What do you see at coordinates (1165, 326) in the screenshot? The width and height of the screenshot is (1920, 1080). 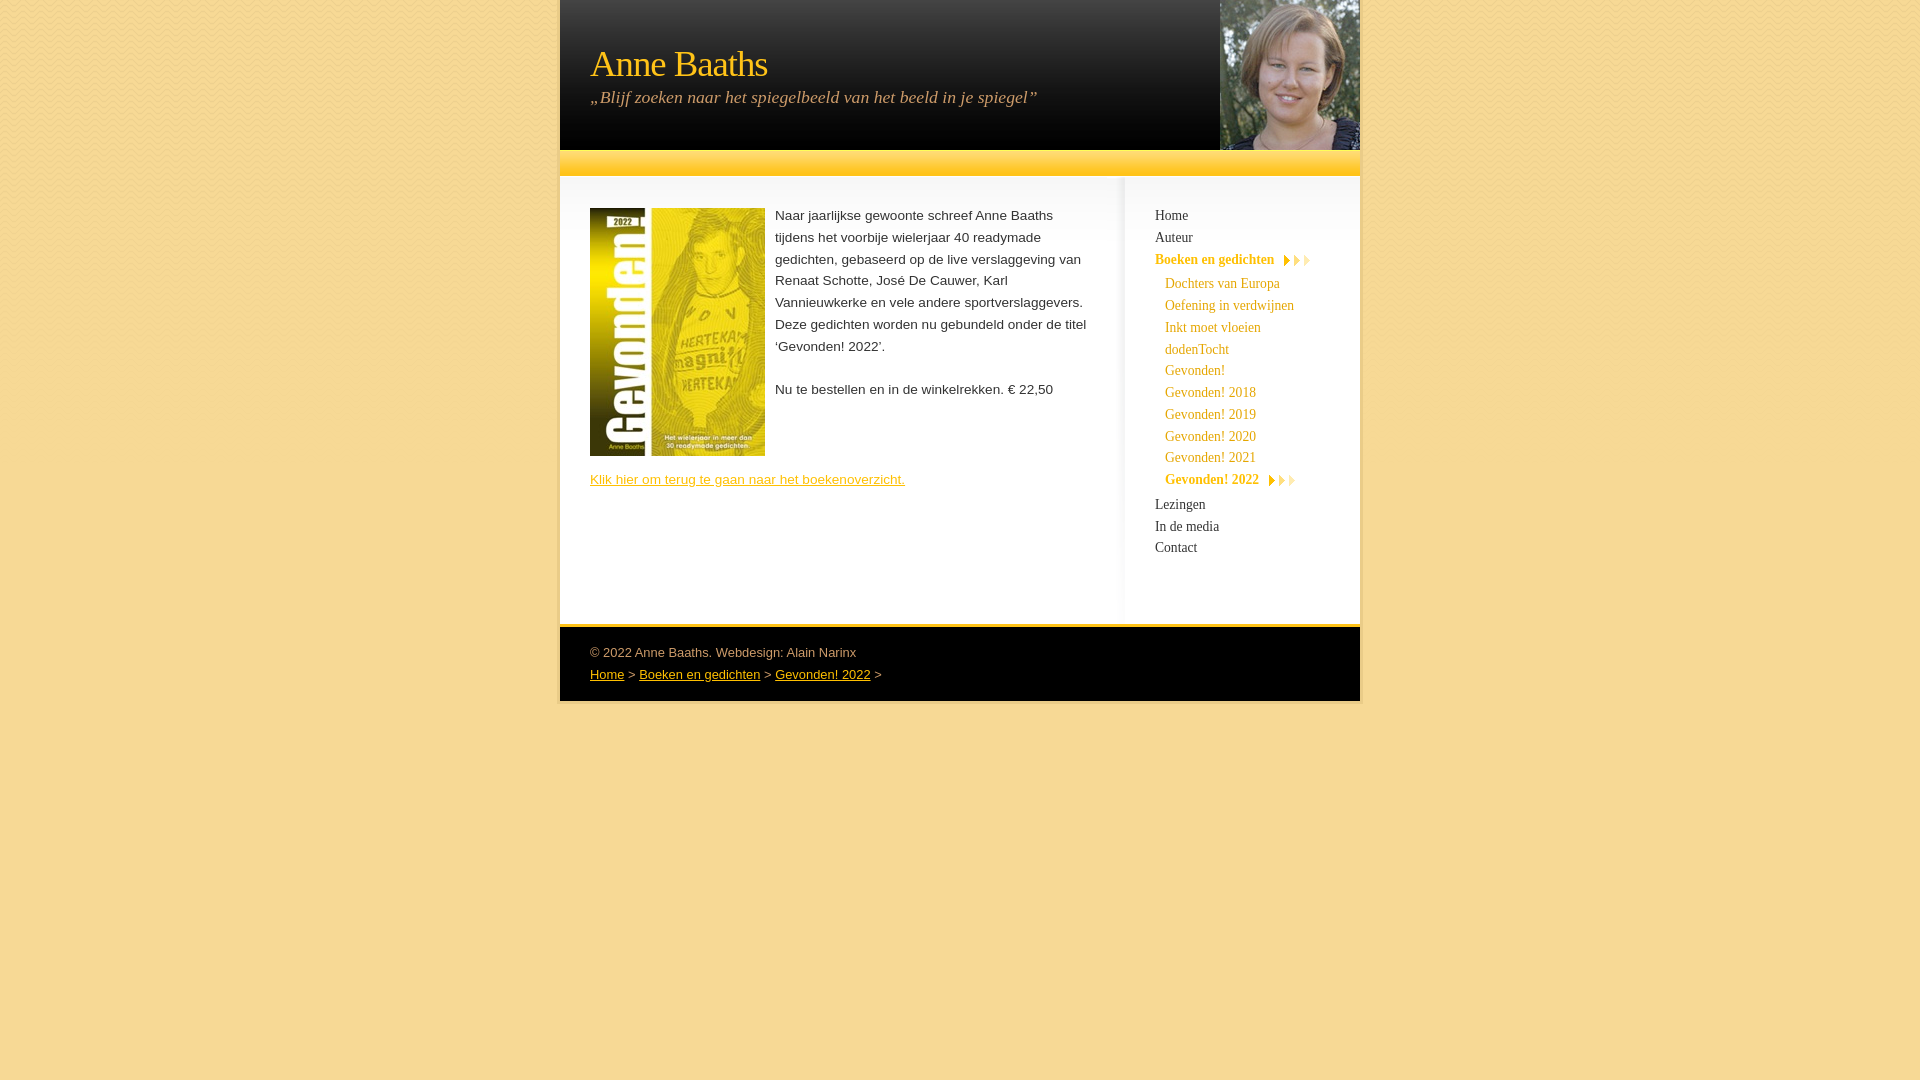 I see `'Inkt moet vloeien'` at bounding box center [1165, 326].